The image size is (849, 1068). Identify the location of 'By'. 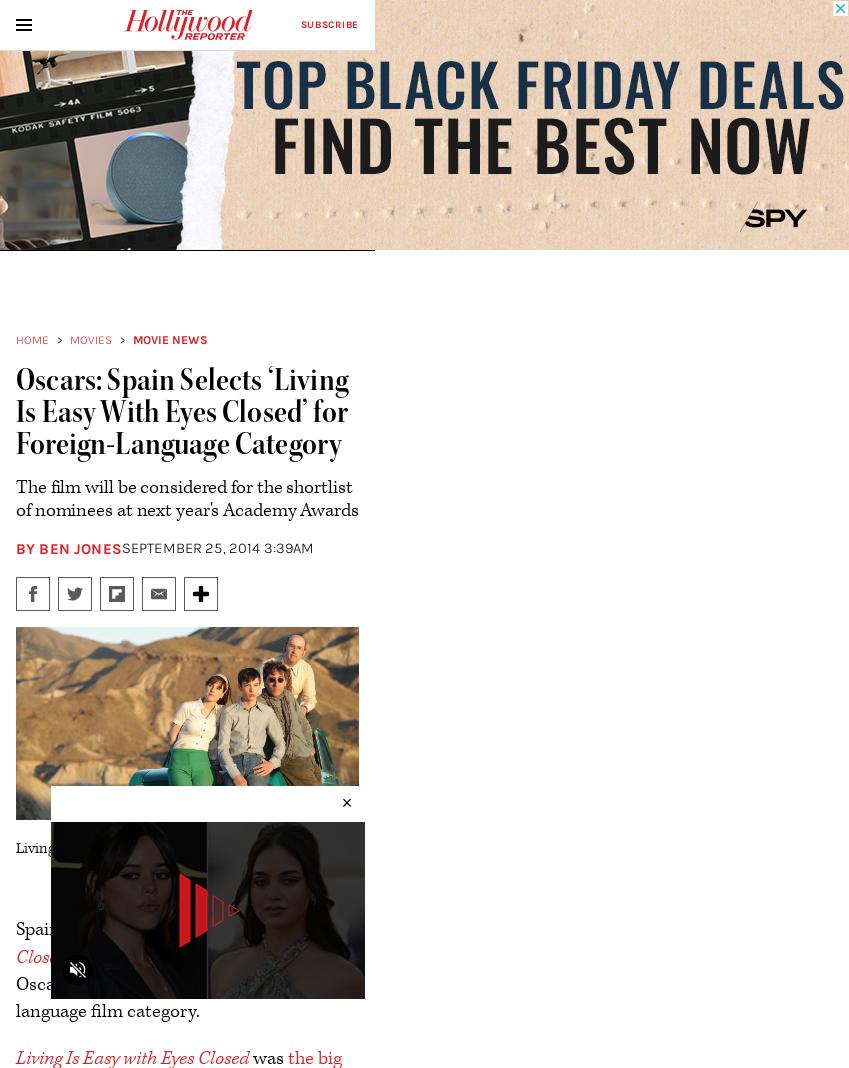
(26, 547).